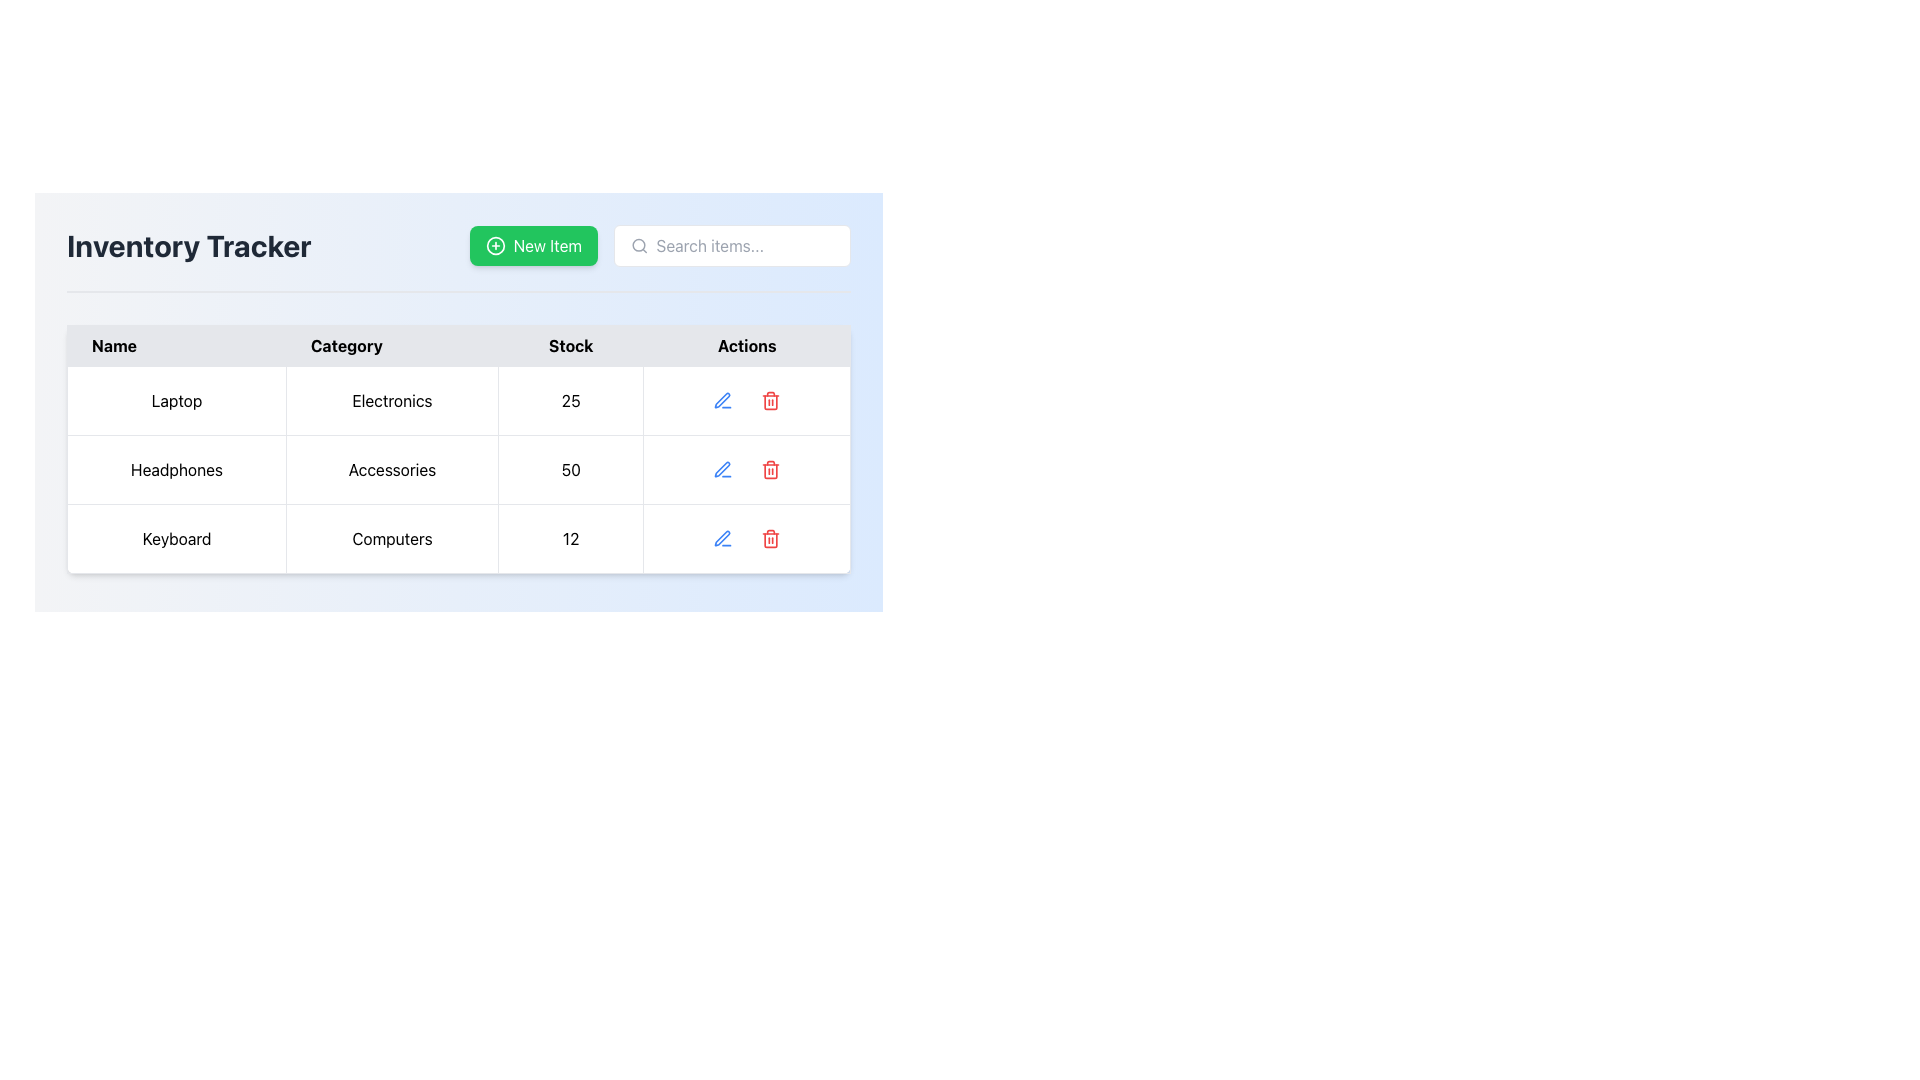  What do you see at coordinates (570, 470) in the screenshot?
I see `the table cell containing the text '50' in the 'Stock' column of the table, located in the third column of the second row under the 'Headphones' row` at bounding box center [570, 470].